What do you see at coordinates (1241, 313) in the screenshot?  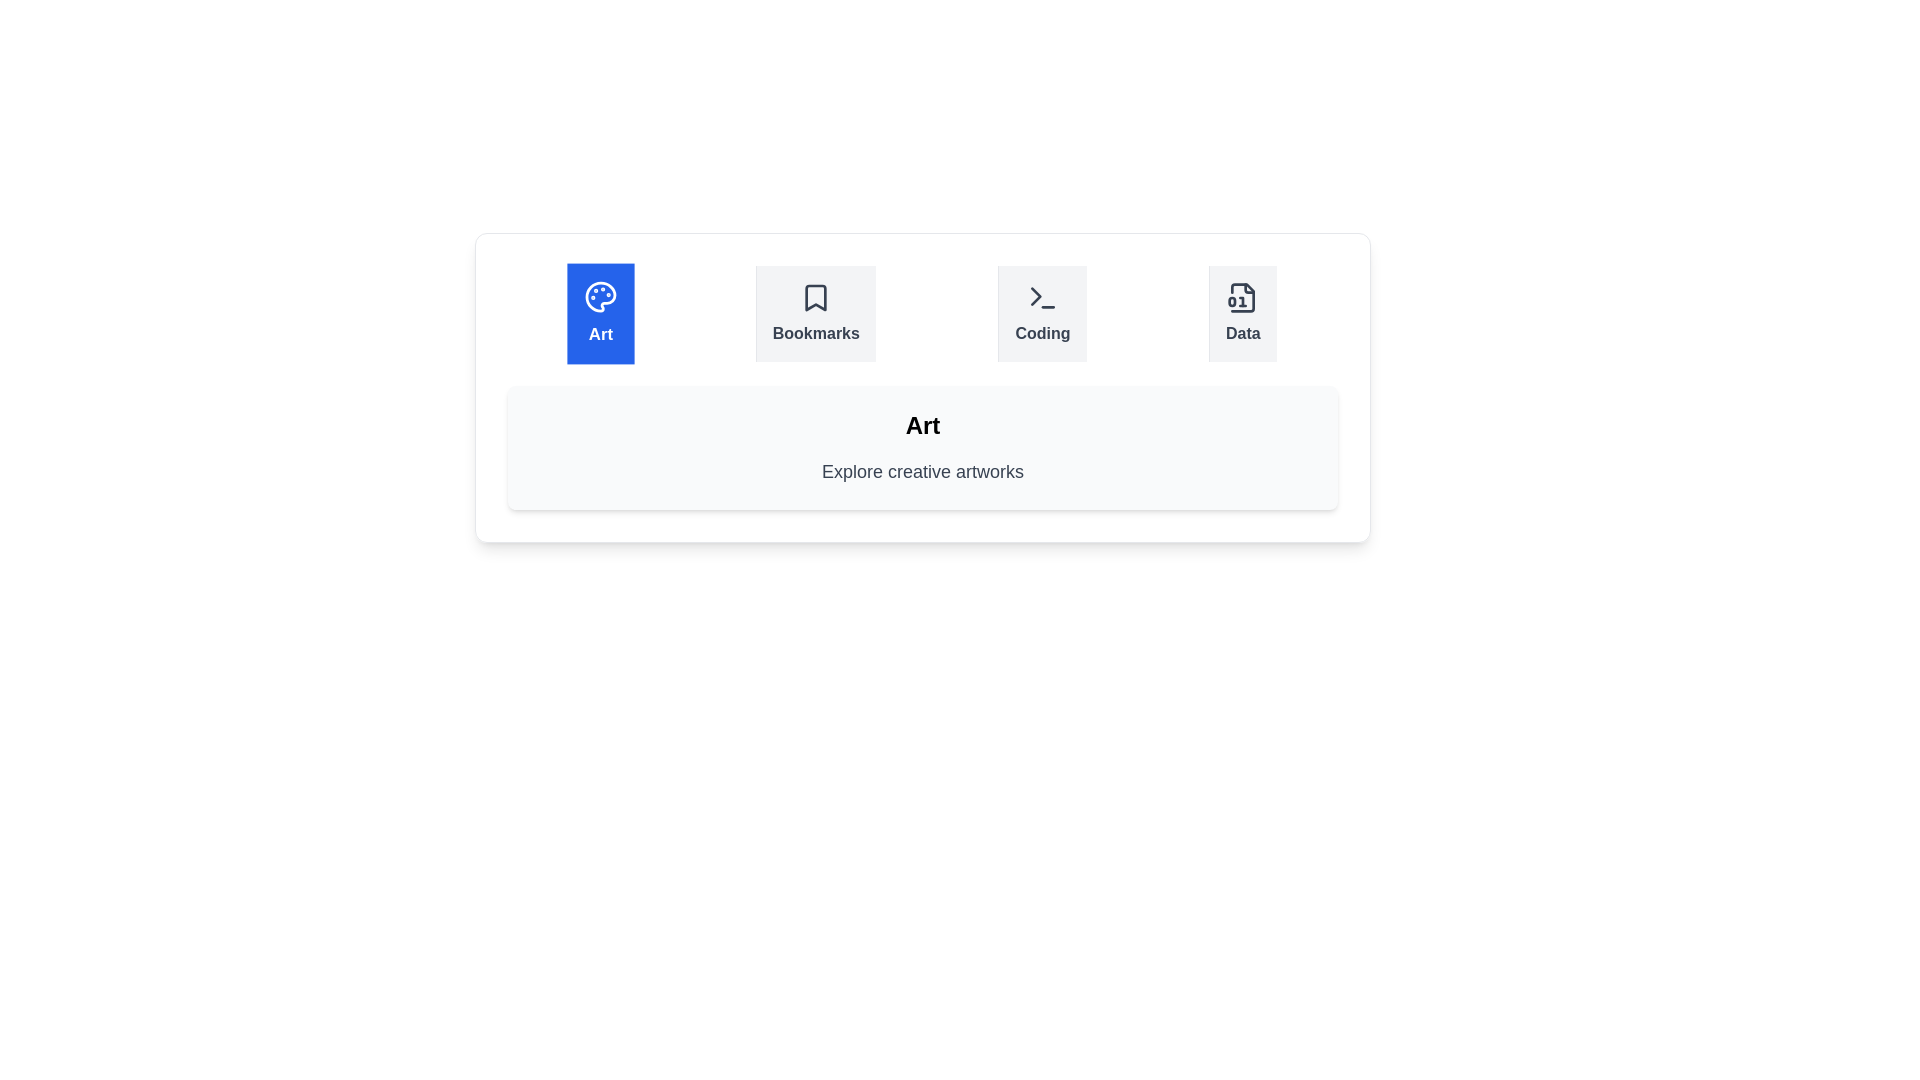 I see `the tab labeled Data to observe its icon and label` at bounding box center [1241, 313].